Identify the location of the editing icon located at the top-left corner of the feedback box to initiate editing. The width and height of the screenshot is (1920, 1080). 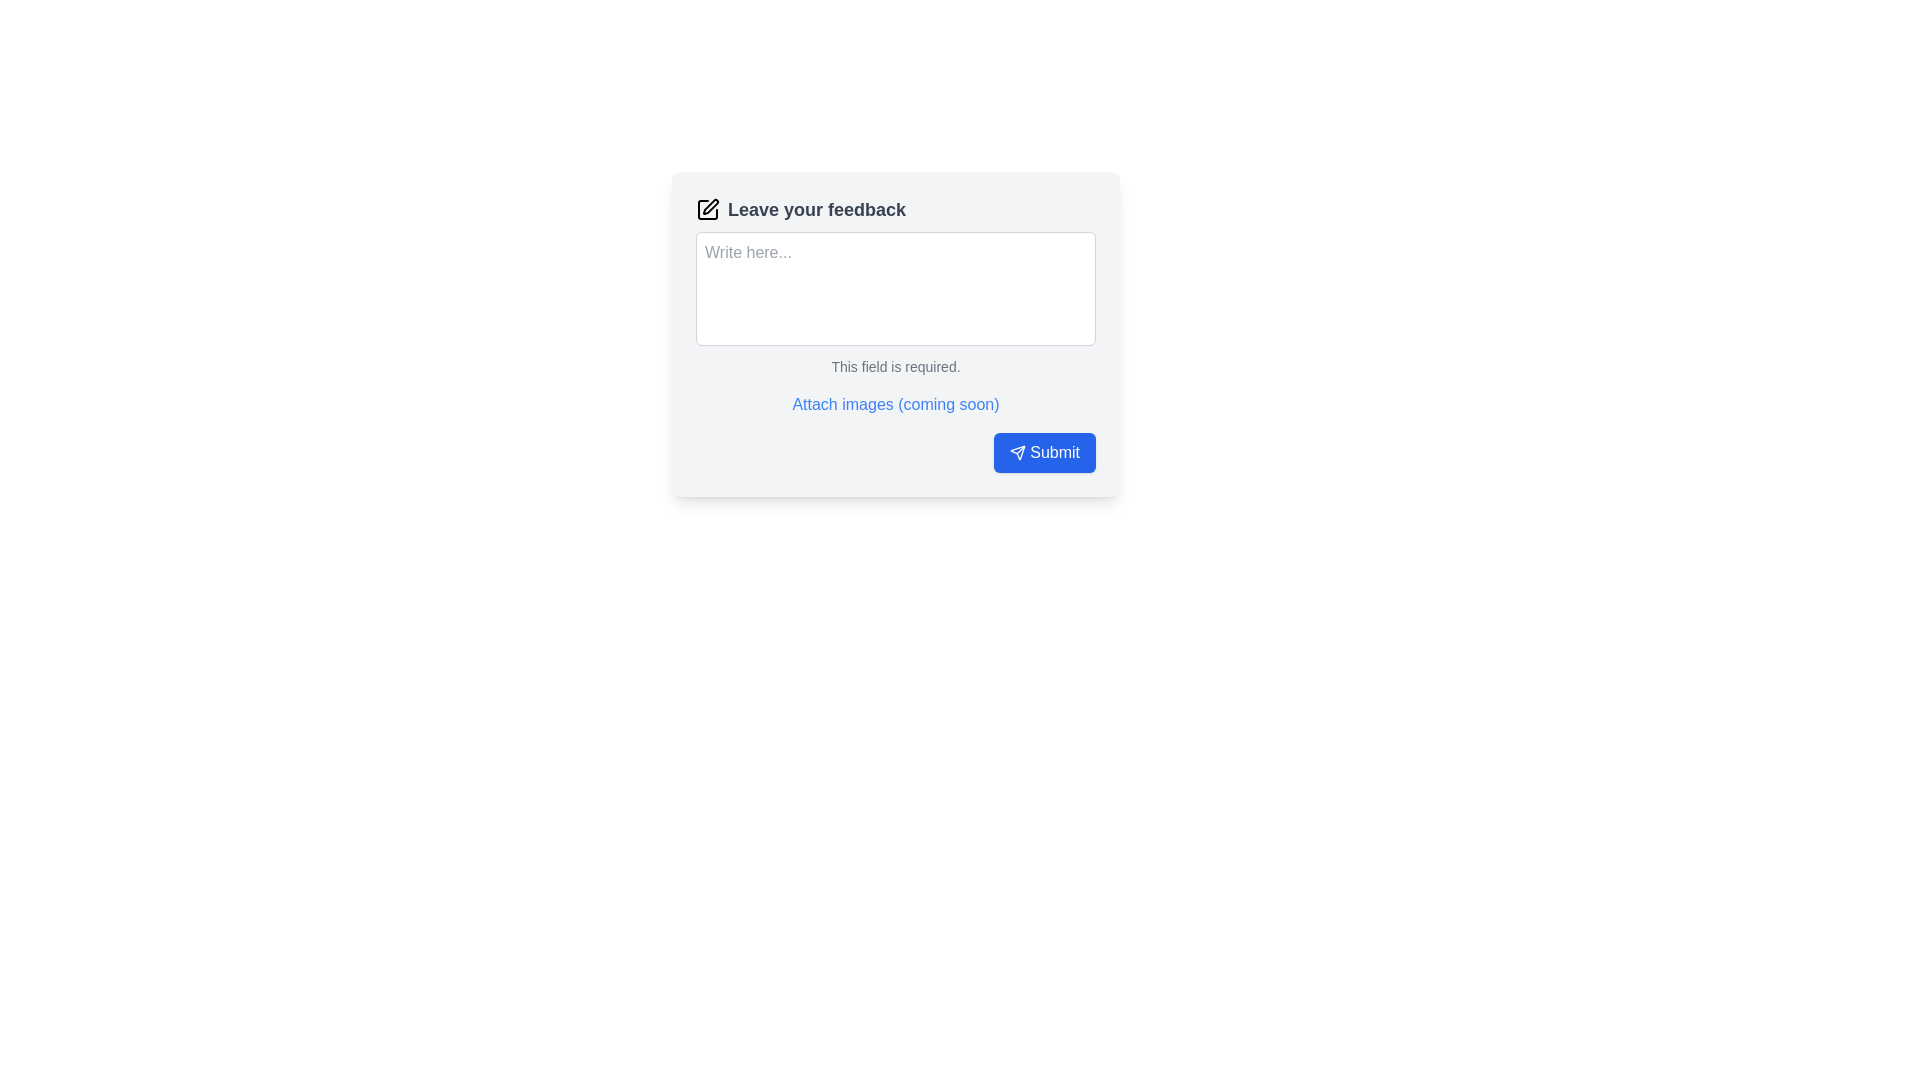
(708, 209).